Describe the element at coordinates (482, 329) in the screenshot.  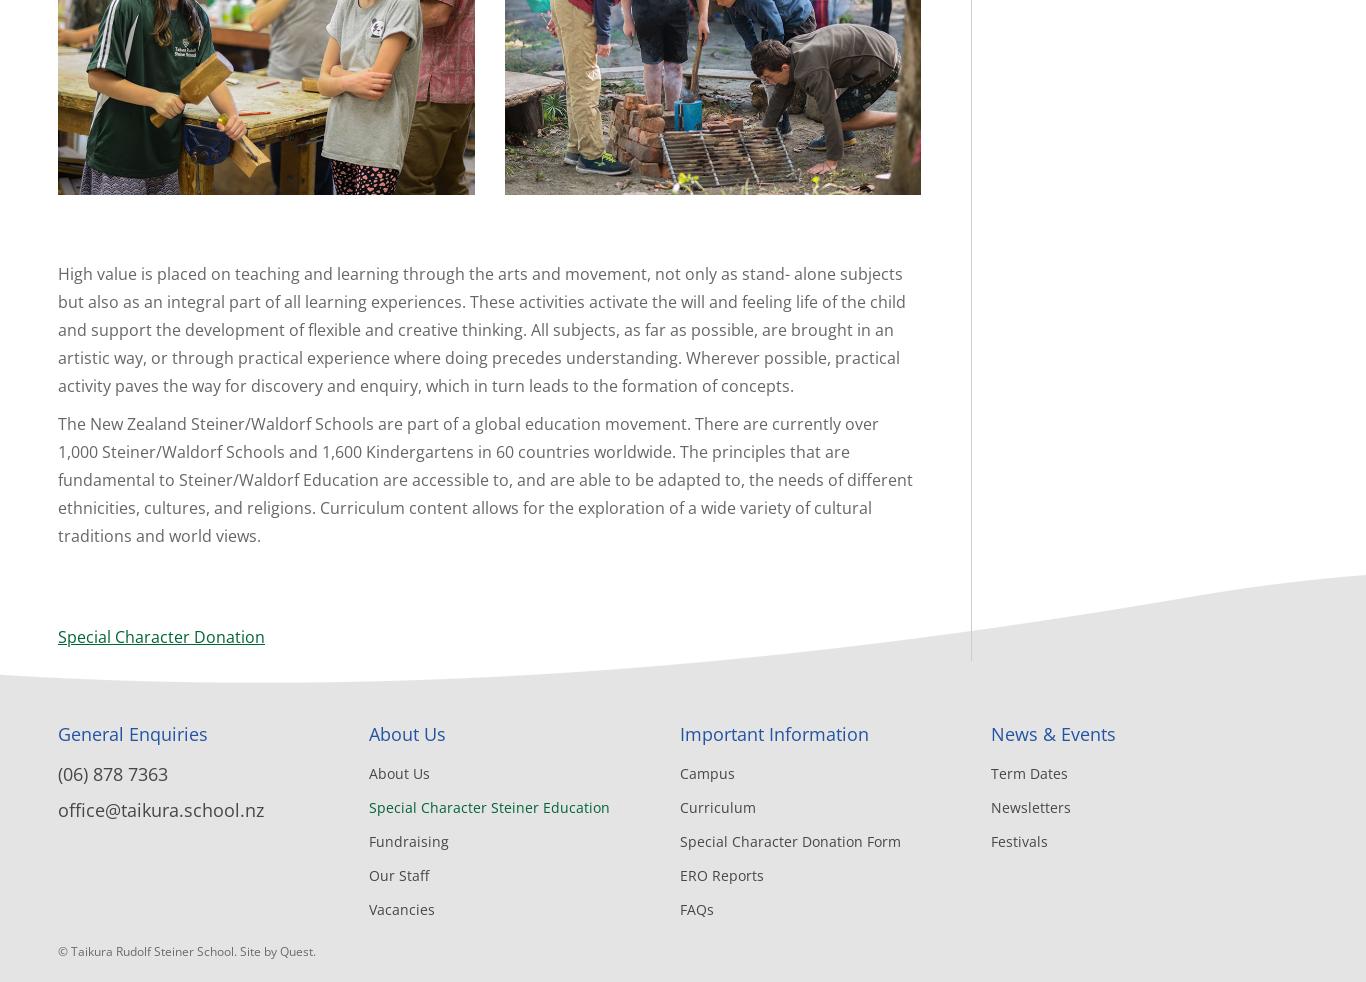
I see `'High value is placed on teaching and learning through the arts and movement, not only as stand- alone subjects but also as an integral part of all learning experiences. These activities activate the will and feeling life of the child and support the development of flexible and creative thinking. All subjects, as far as possible, are brought in an artistic way, or through practical experience where doing precedes understanding. Wherever possible, practical activity paves the way for discovery and enquiry, which in turn leads to the formation of concepts.'` at that location.